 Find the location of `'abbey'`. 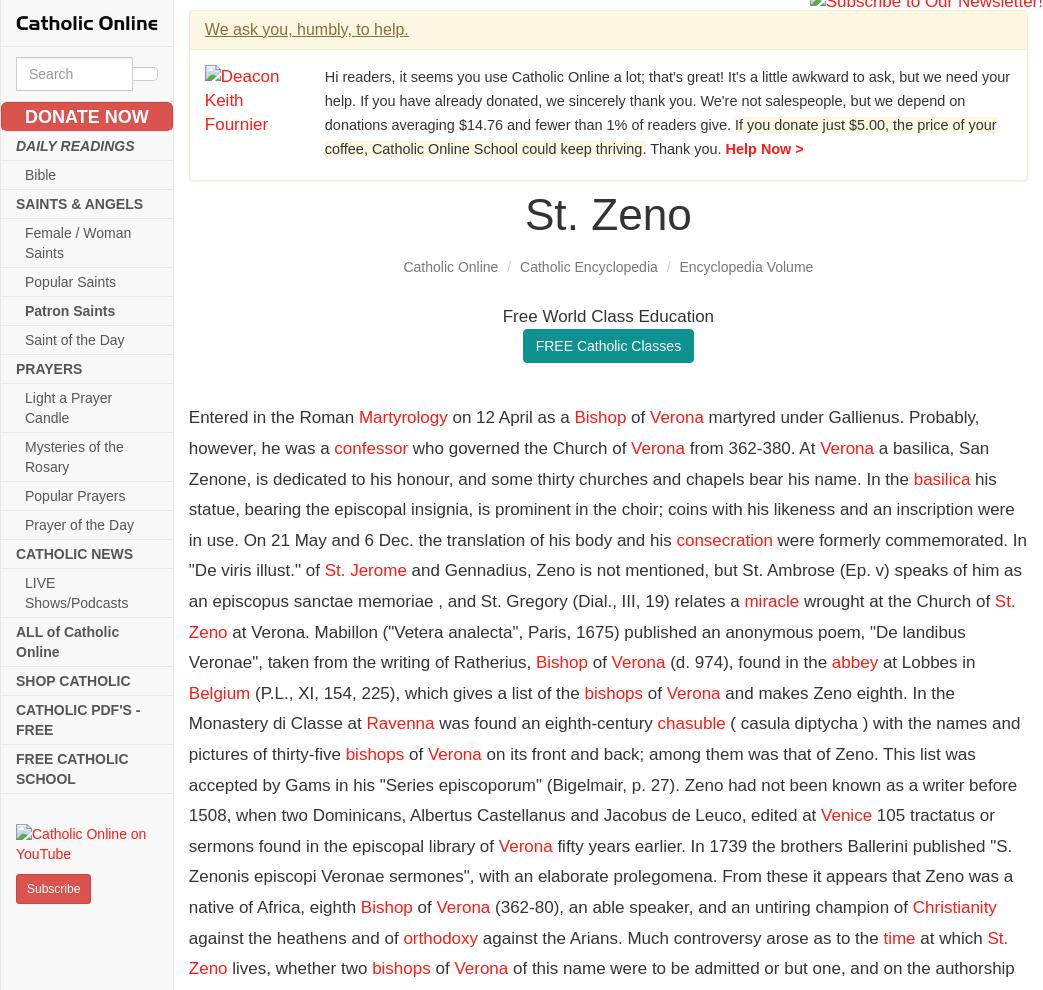

'abbey' is located at coordinates (854, 662).